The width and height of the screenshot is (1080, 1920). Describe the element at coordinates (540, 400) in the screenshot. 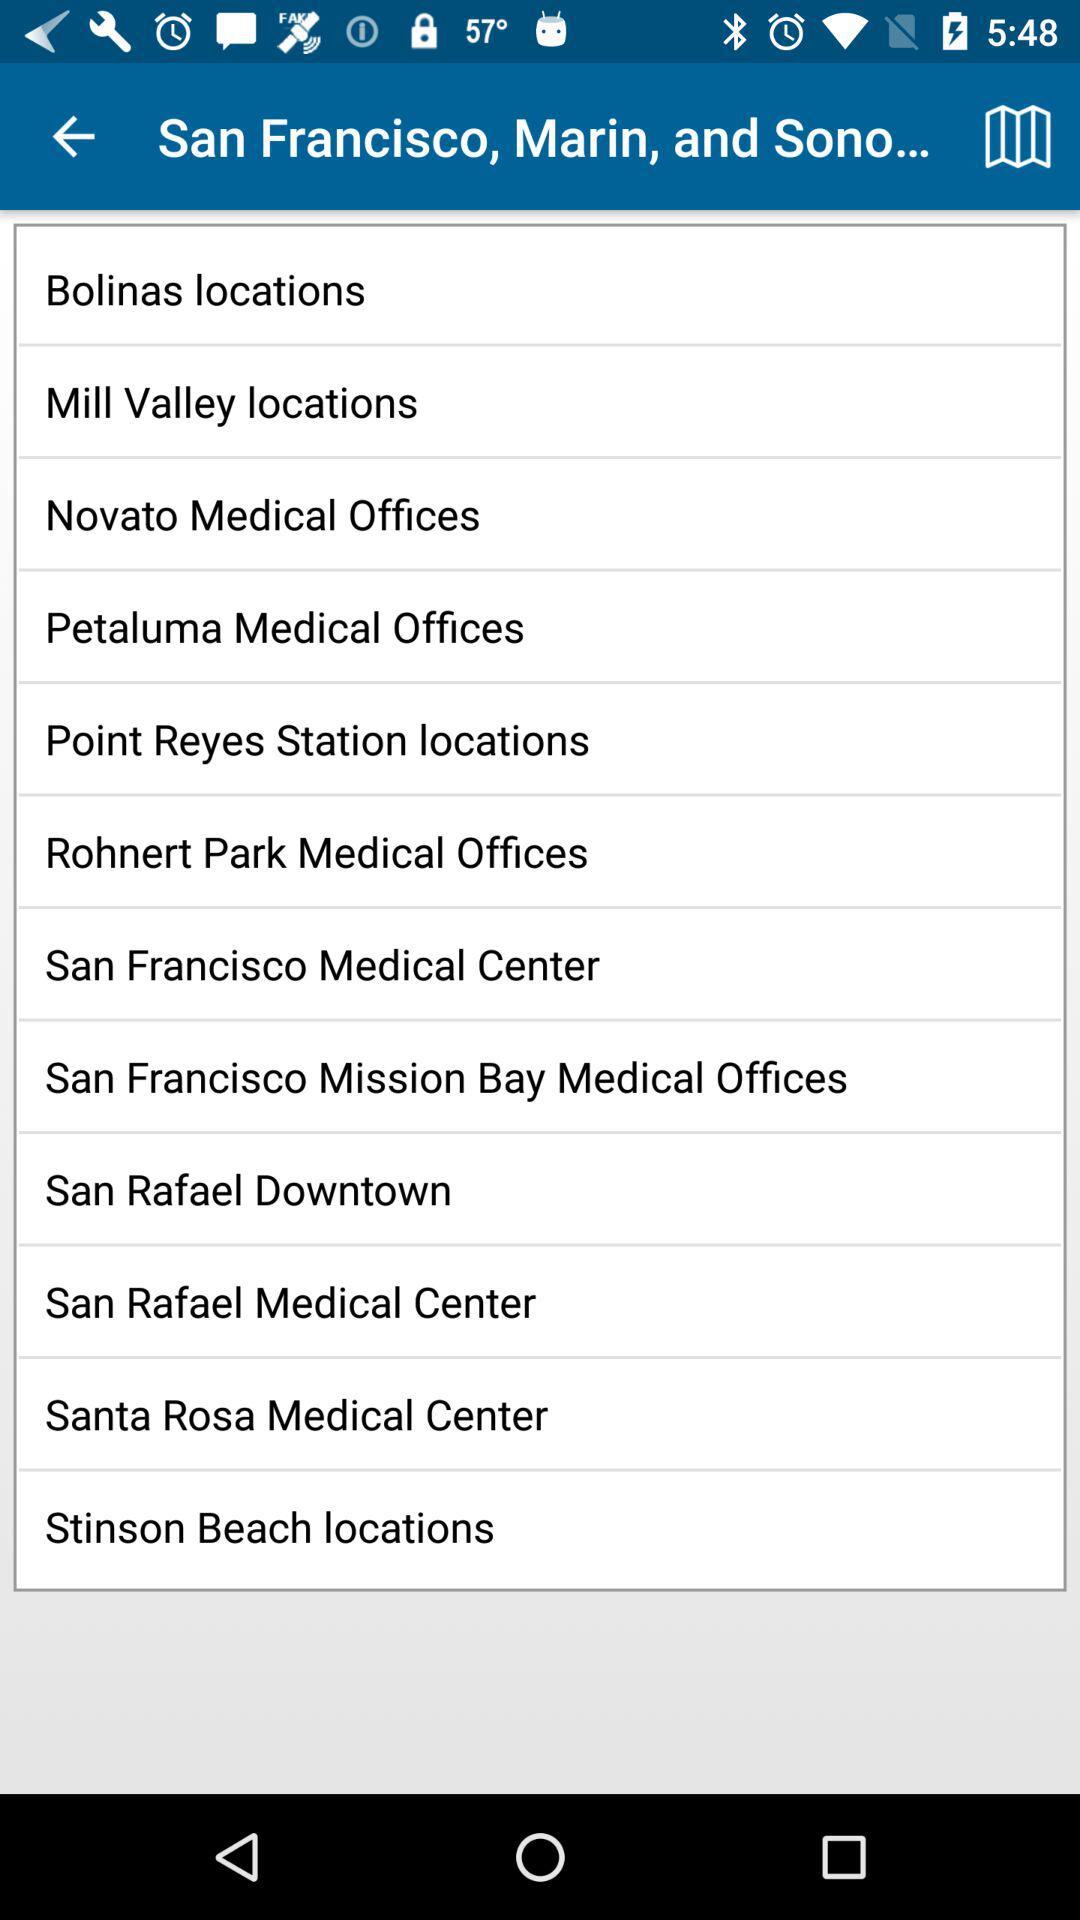

I see `icon below bolinas locations icon` at that location.